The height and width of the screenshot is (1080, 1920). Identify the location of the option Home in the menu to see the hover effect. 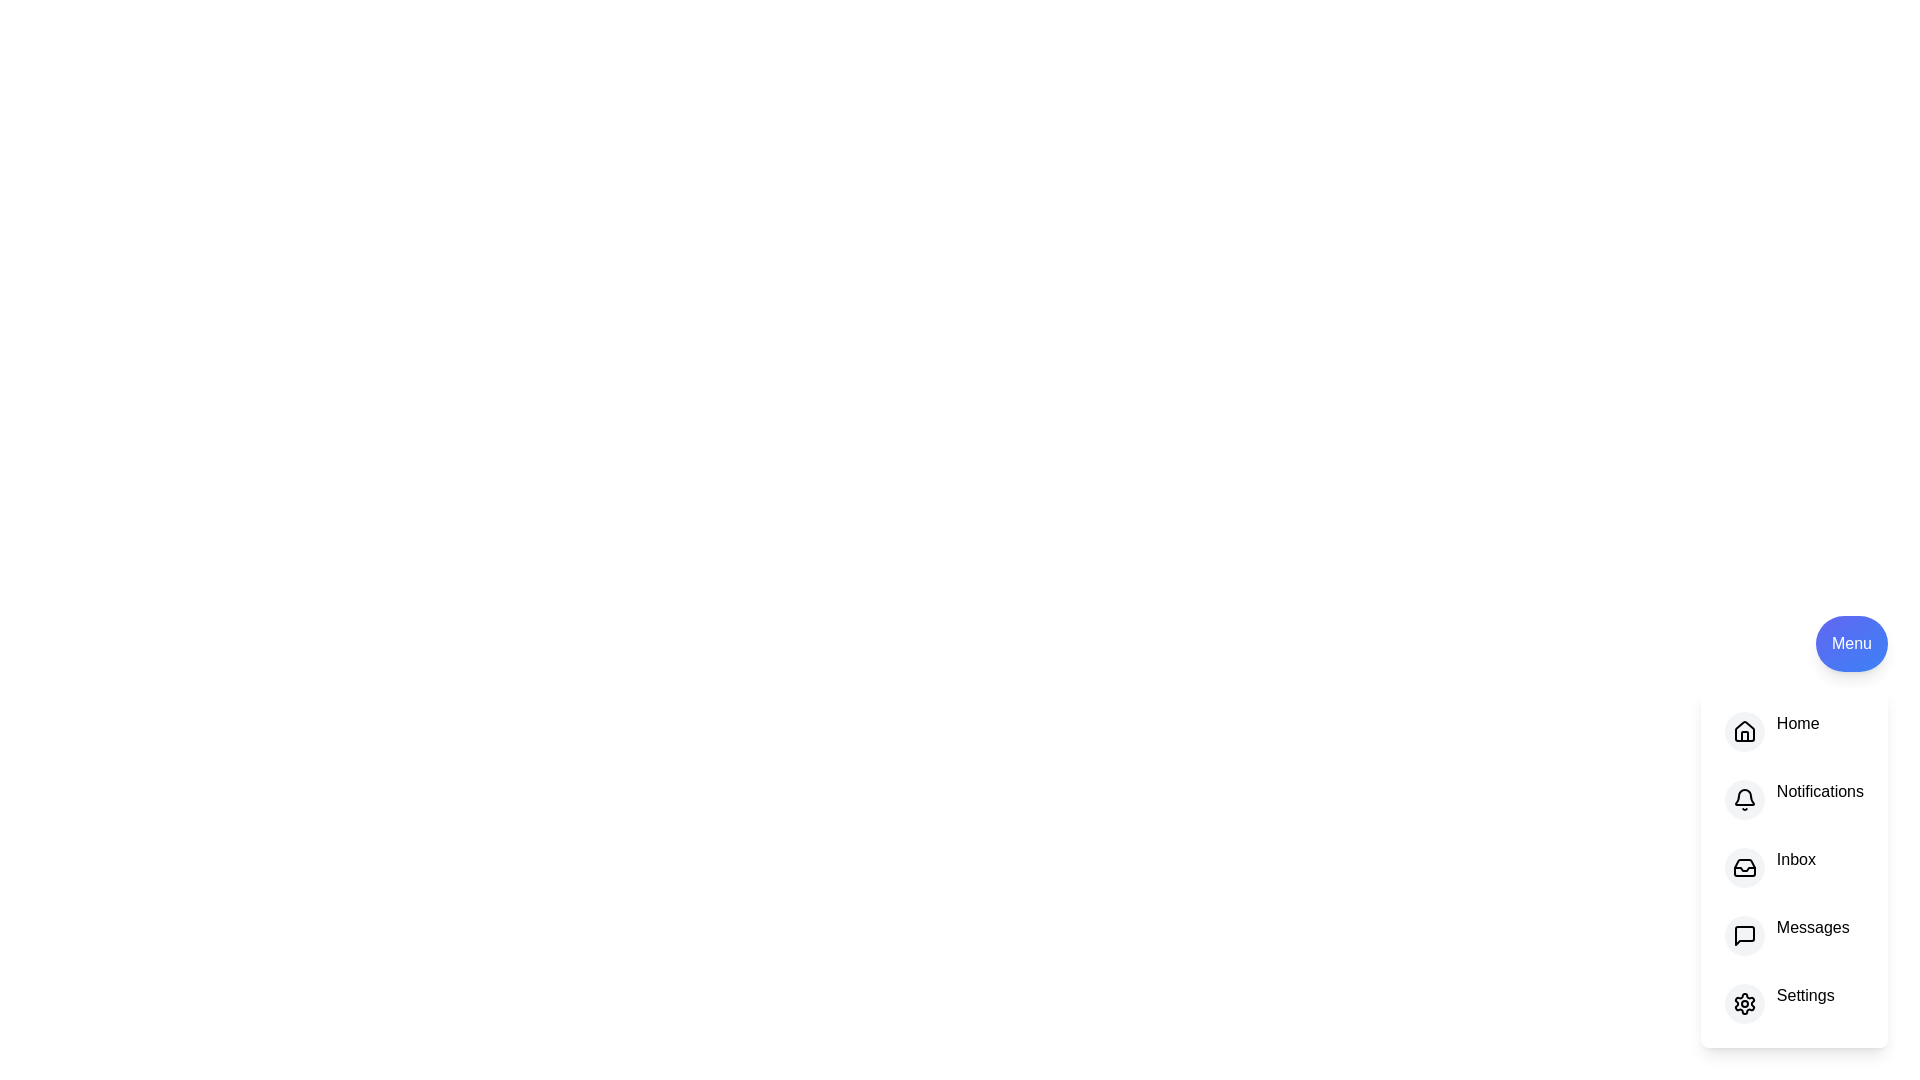
(1794, 732).